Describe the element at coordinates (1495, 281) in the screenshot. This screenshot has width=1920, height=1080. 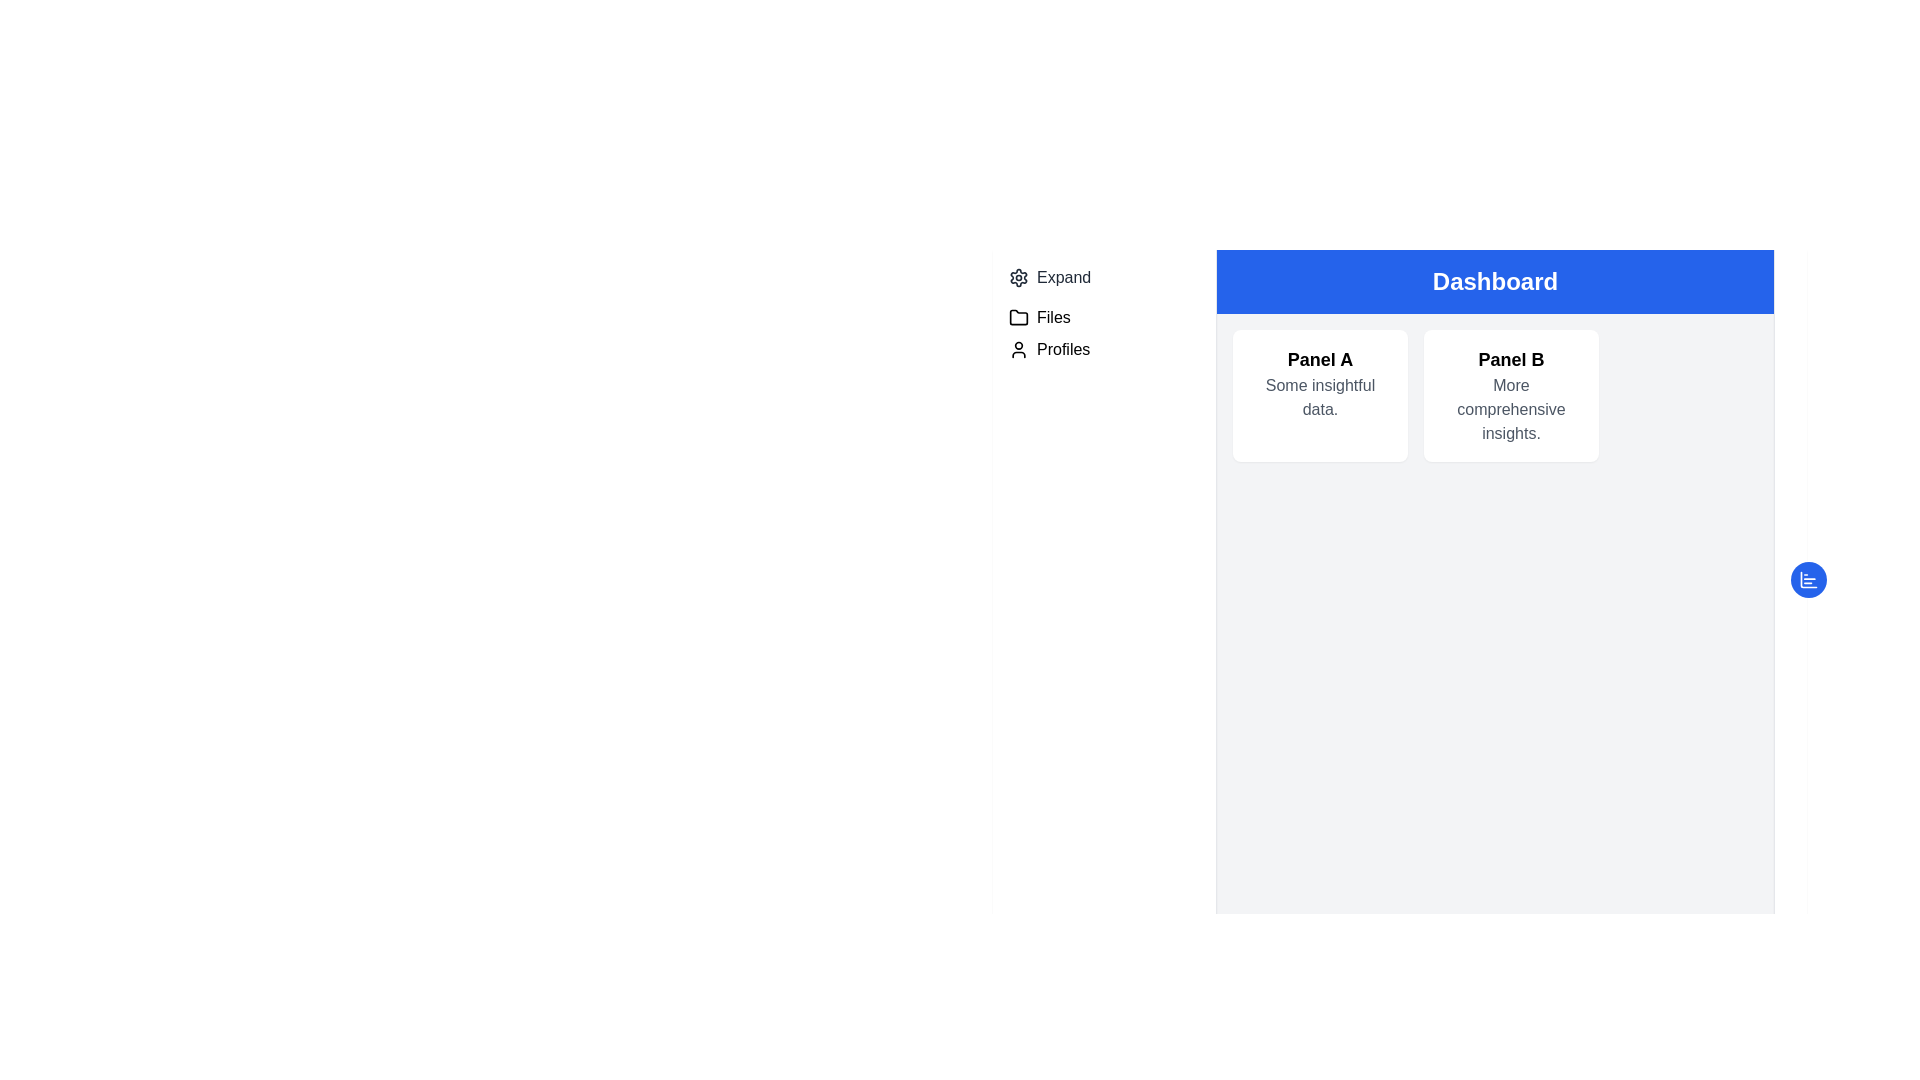
I see `the static text label indicating that the user is on the 'Dashboard' page, which is located in the top center area of the interface within a blue header section` at that location.